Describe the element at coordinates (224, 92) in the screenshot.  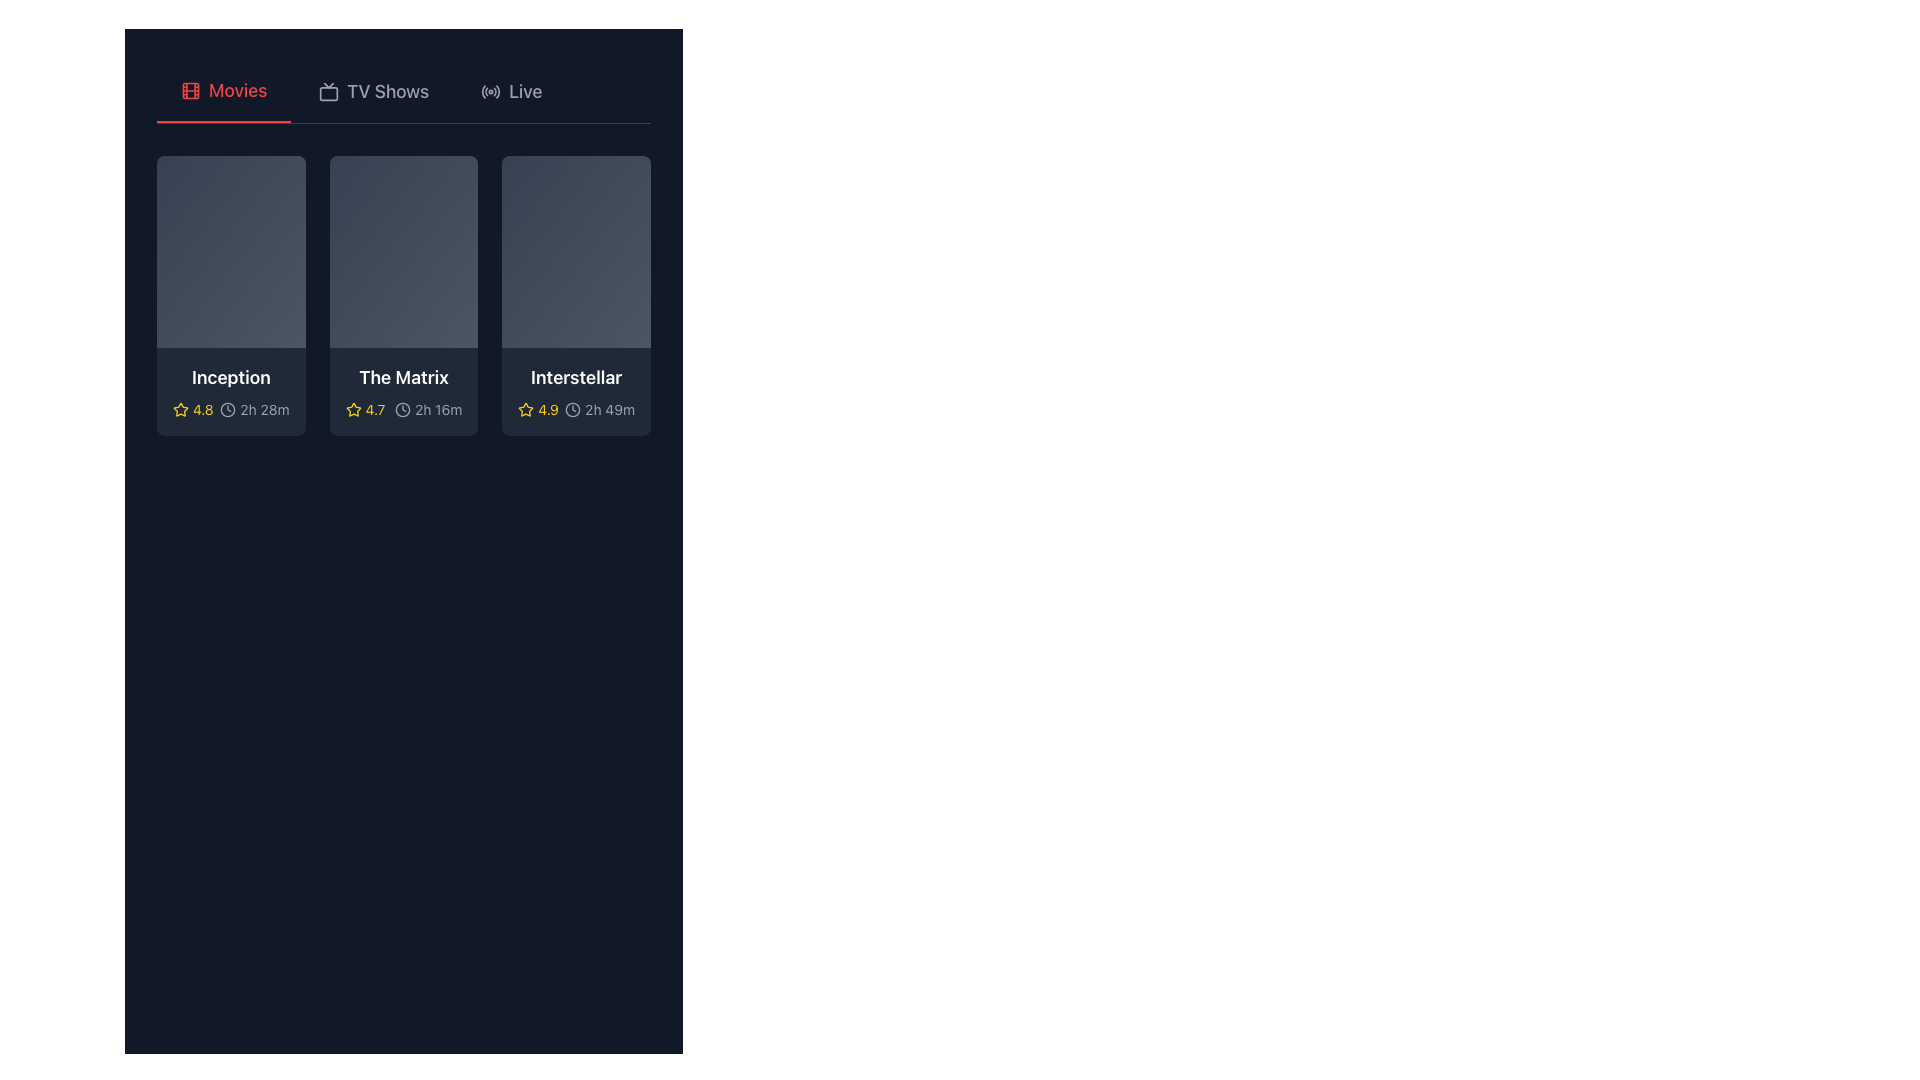
I see `the 'Movies' button in the top-left navigation bar to enable keyboard navigation` at that location.